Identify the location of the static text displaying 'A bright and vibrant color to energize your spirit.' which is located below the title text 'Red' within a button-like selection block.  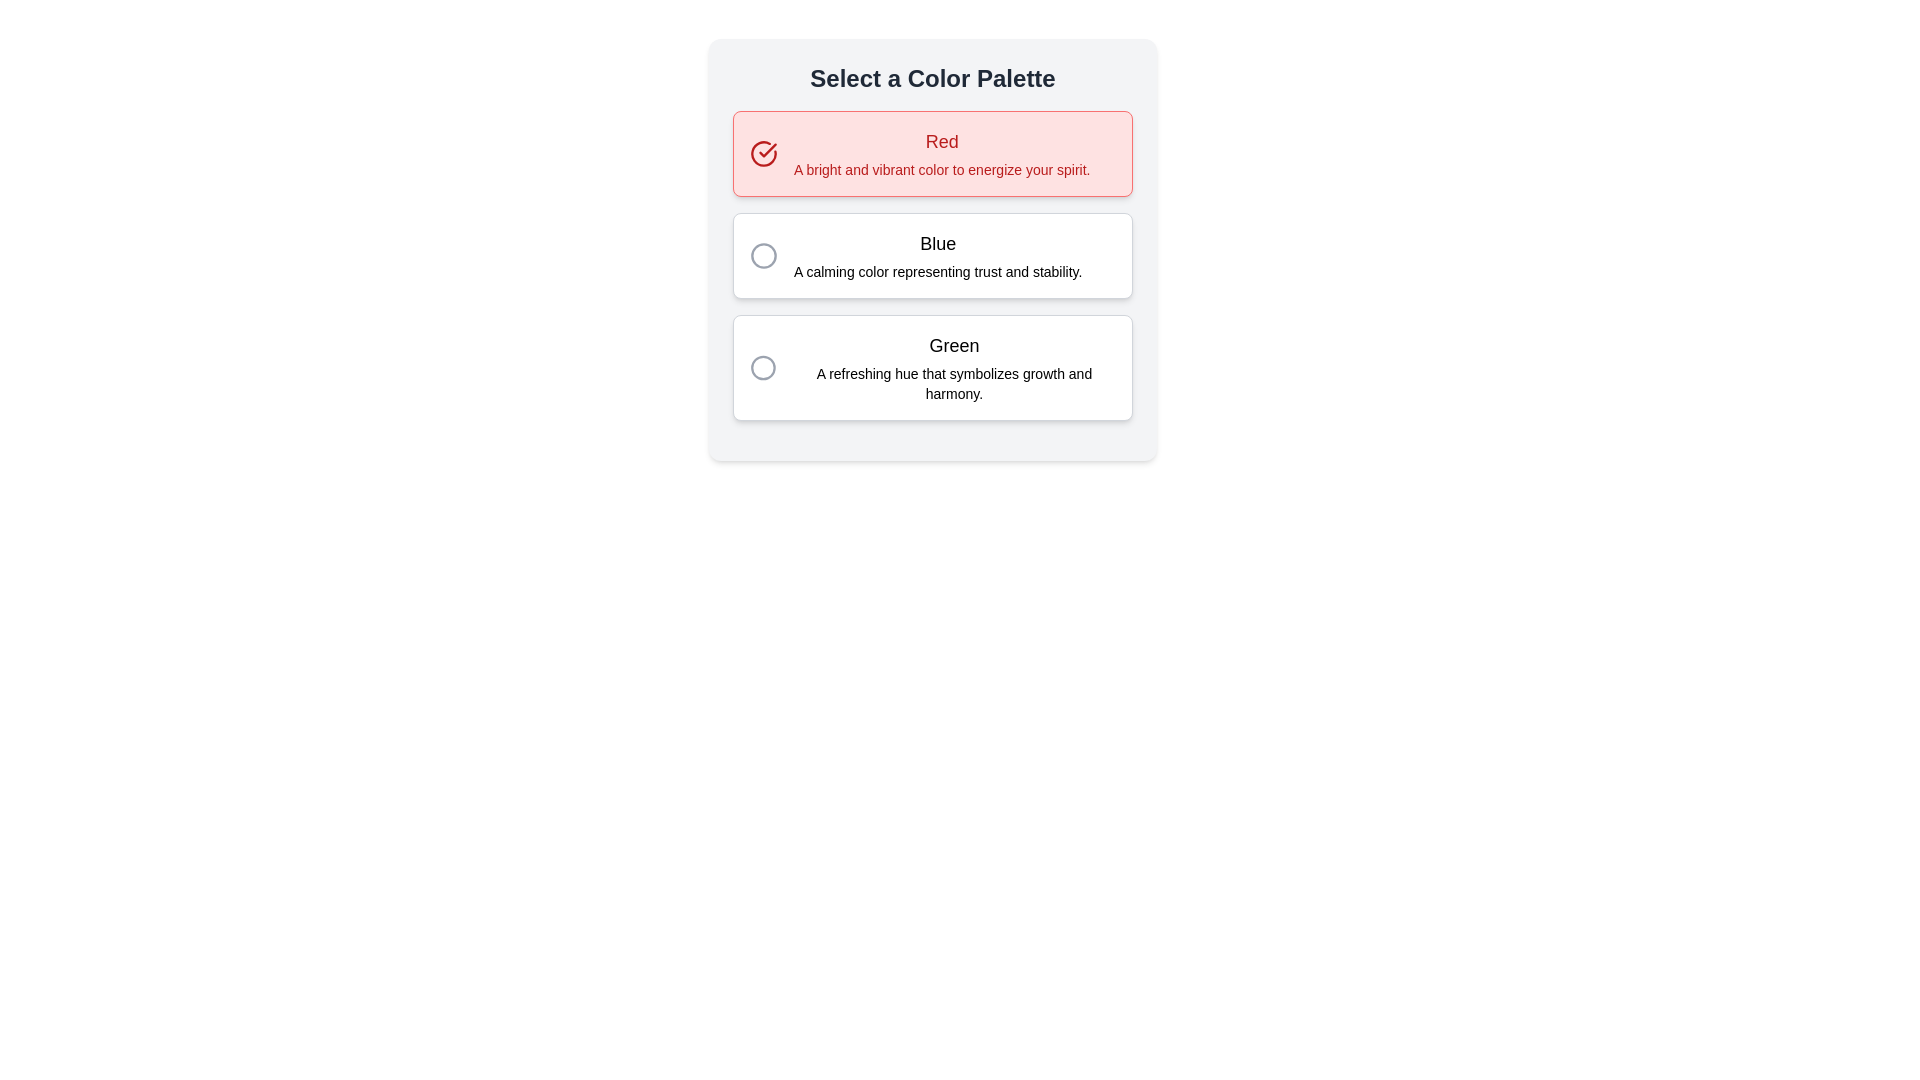
(941, 168).